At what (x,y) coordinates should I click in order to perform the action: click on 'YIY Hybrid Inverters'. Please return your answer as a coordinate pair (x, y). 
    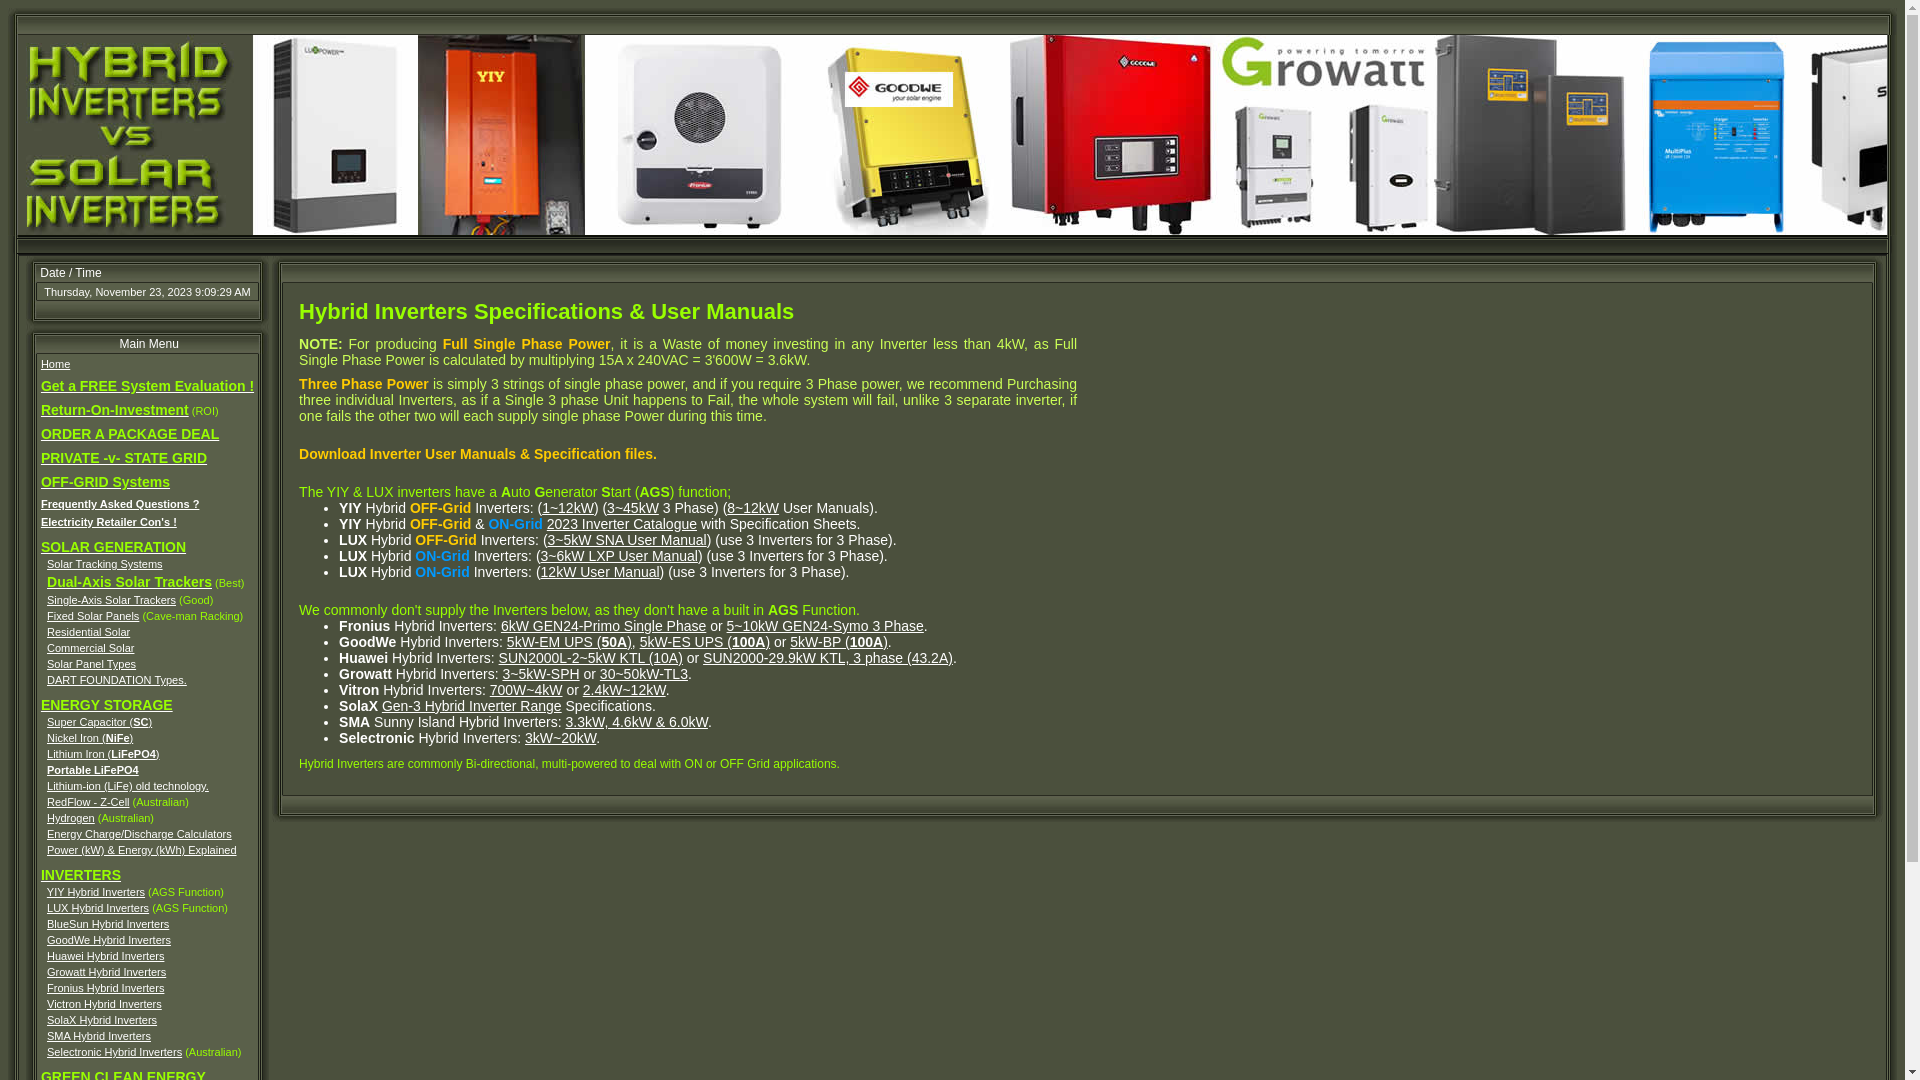
    Looking at the image, I should click on (95, 890).